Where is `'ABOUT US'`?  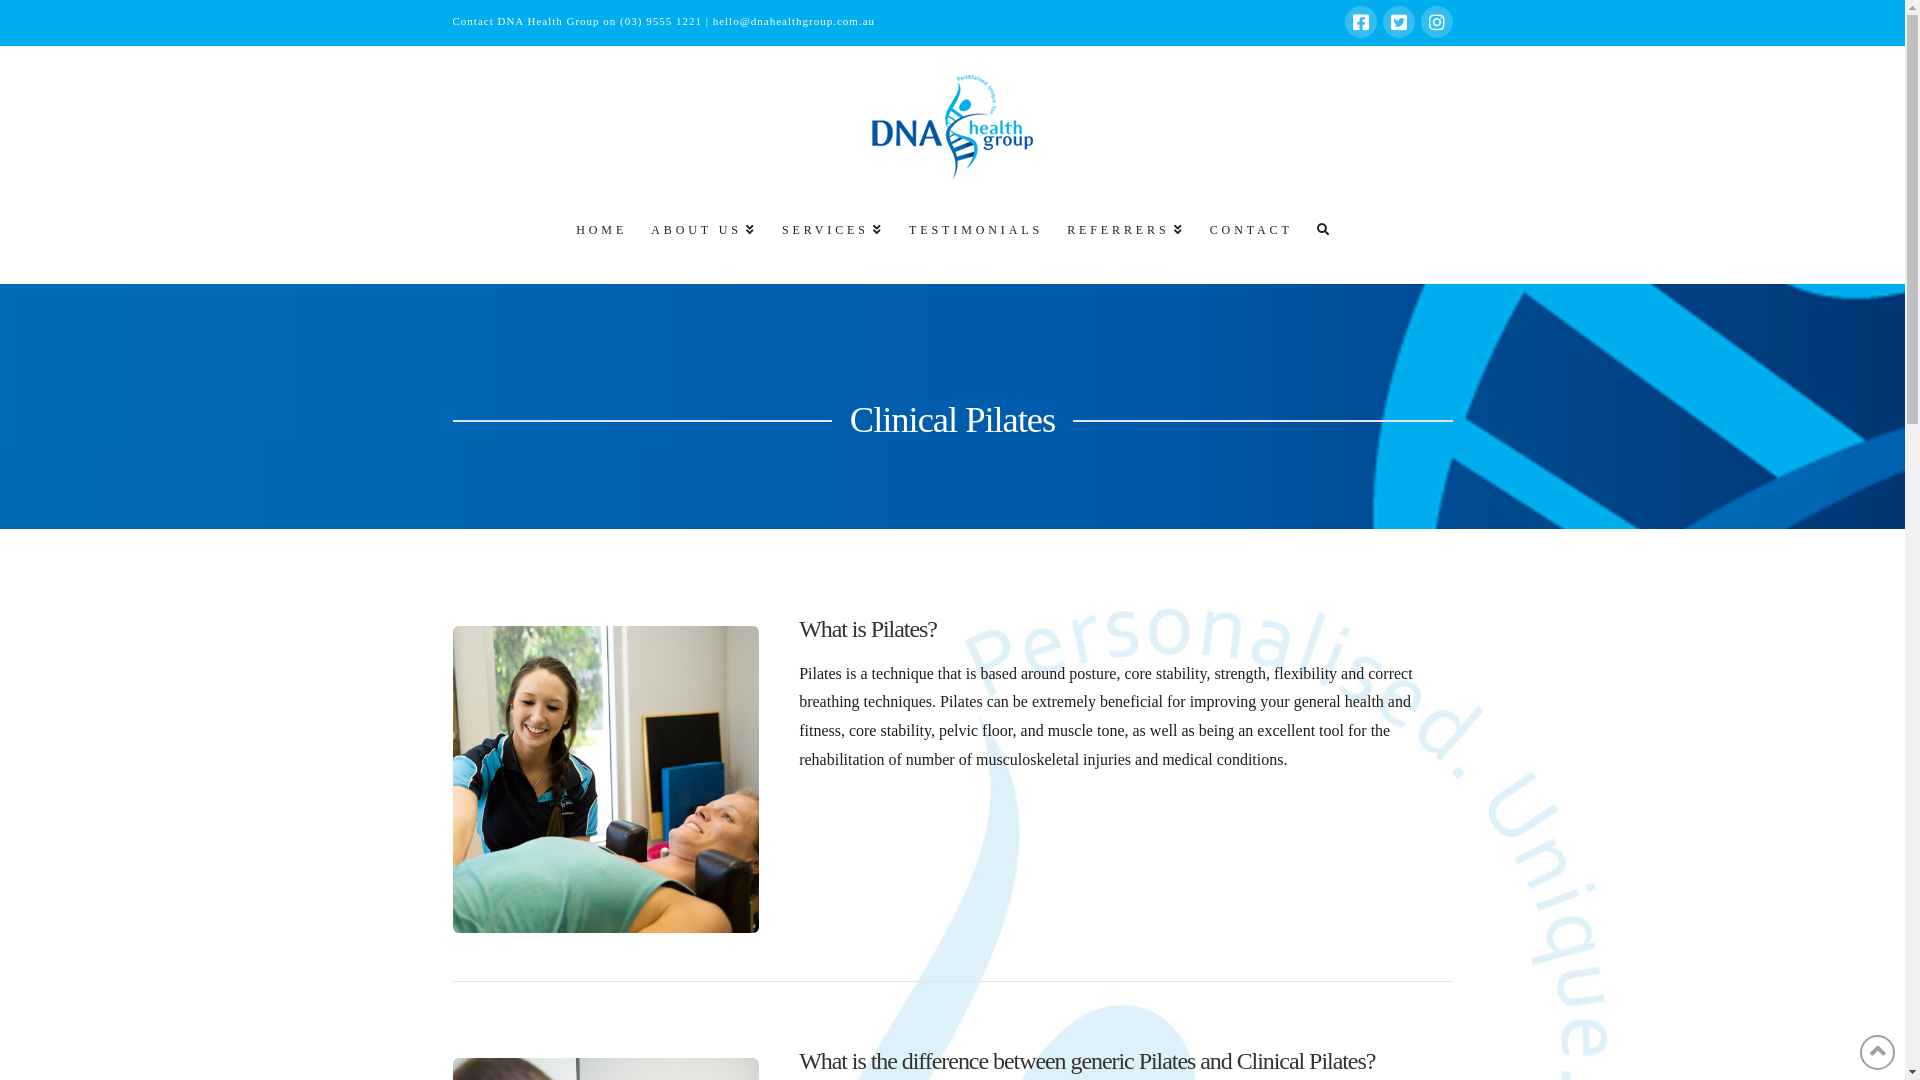
'ABOUT US' is located at coordinates (702, 238).